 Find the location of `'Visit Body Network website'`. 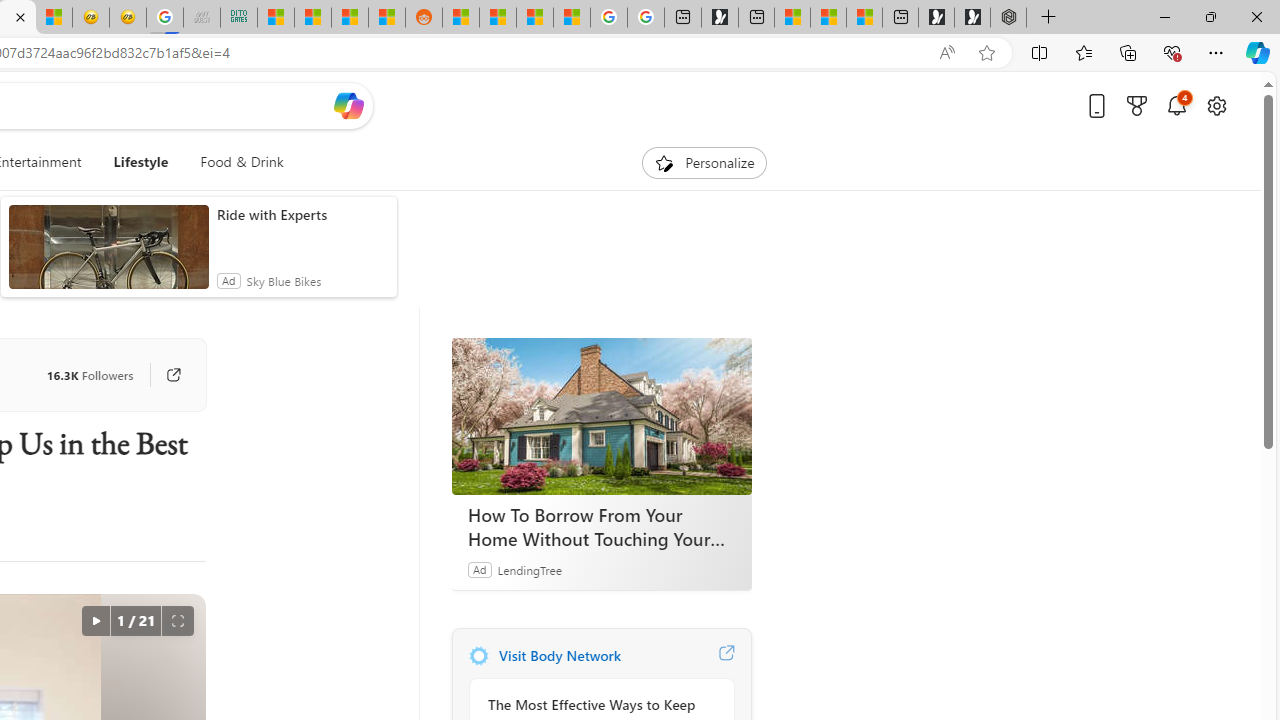

'Visit Body Network website' is located at coordinates (725, 655).